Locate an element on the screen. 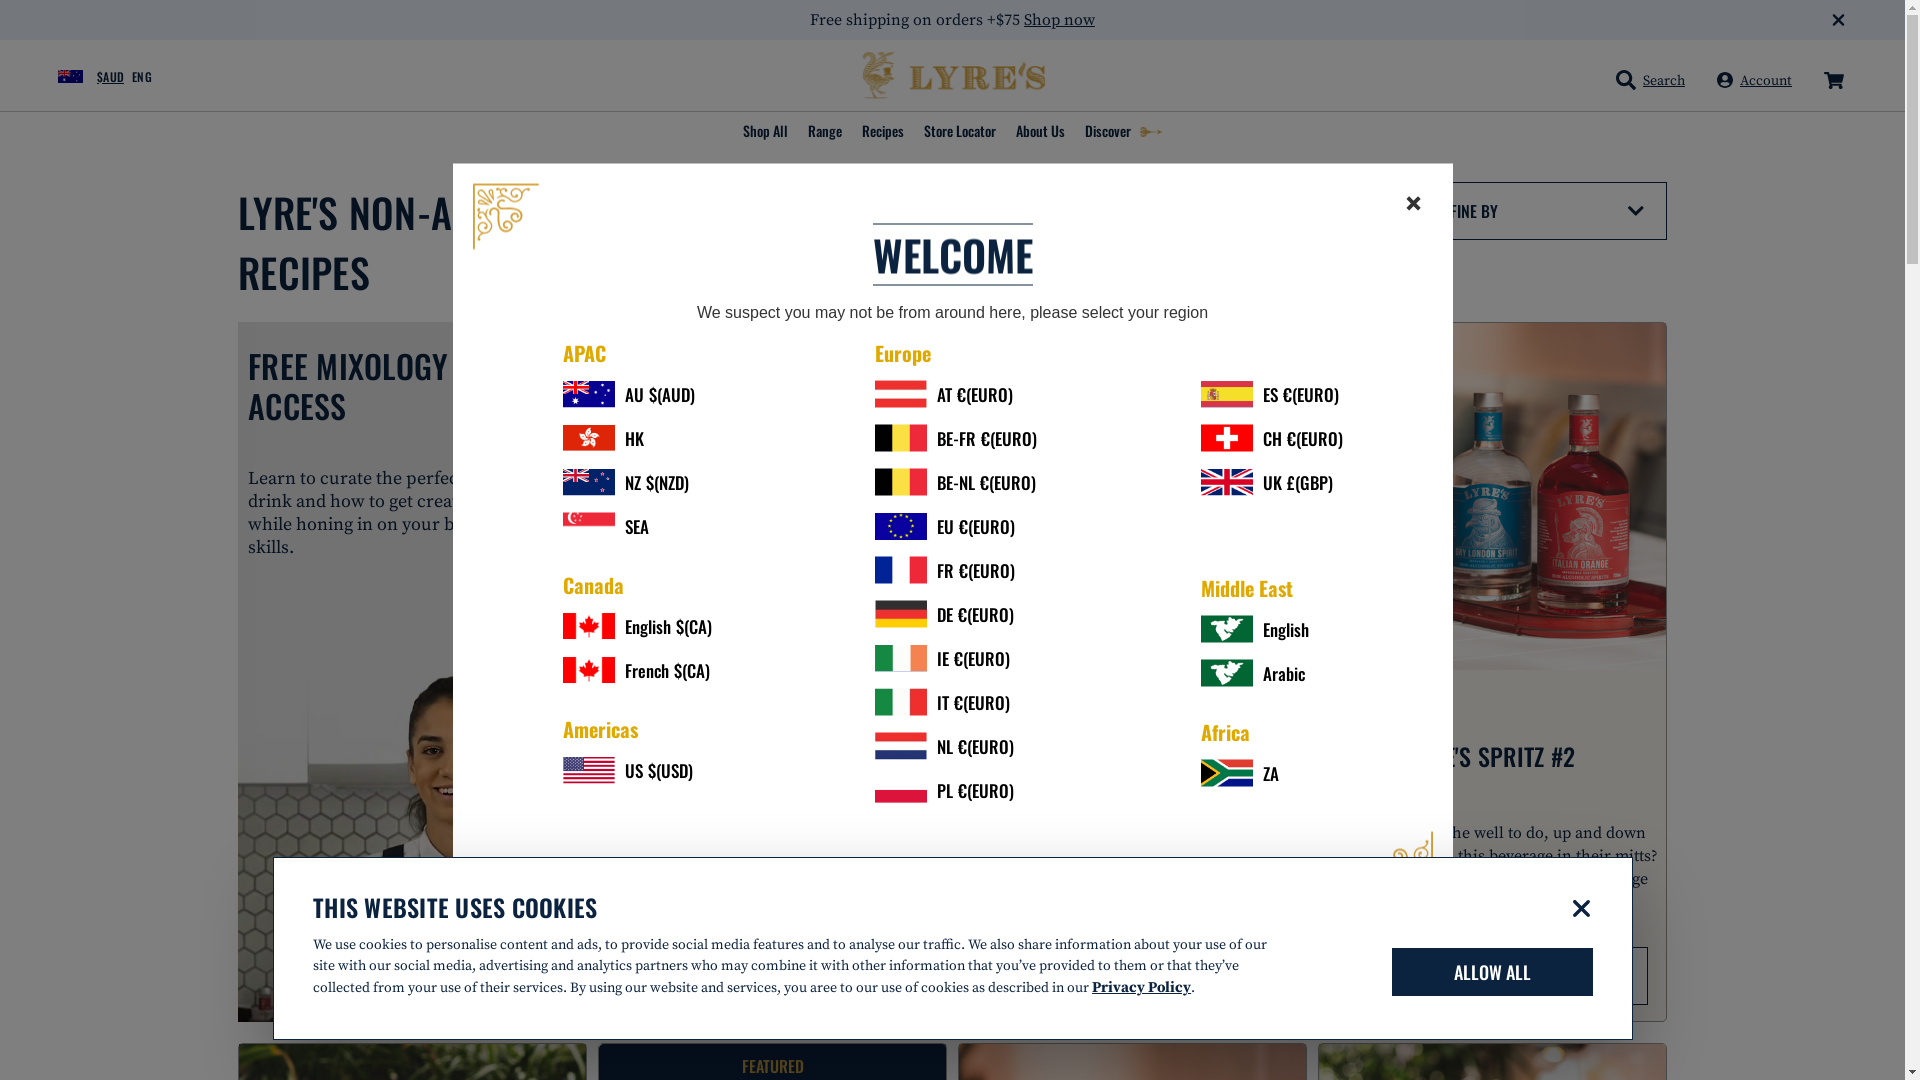 This screenshot has height=1080, width=1920. 'Recipes' is located at coordinates (882, 131).